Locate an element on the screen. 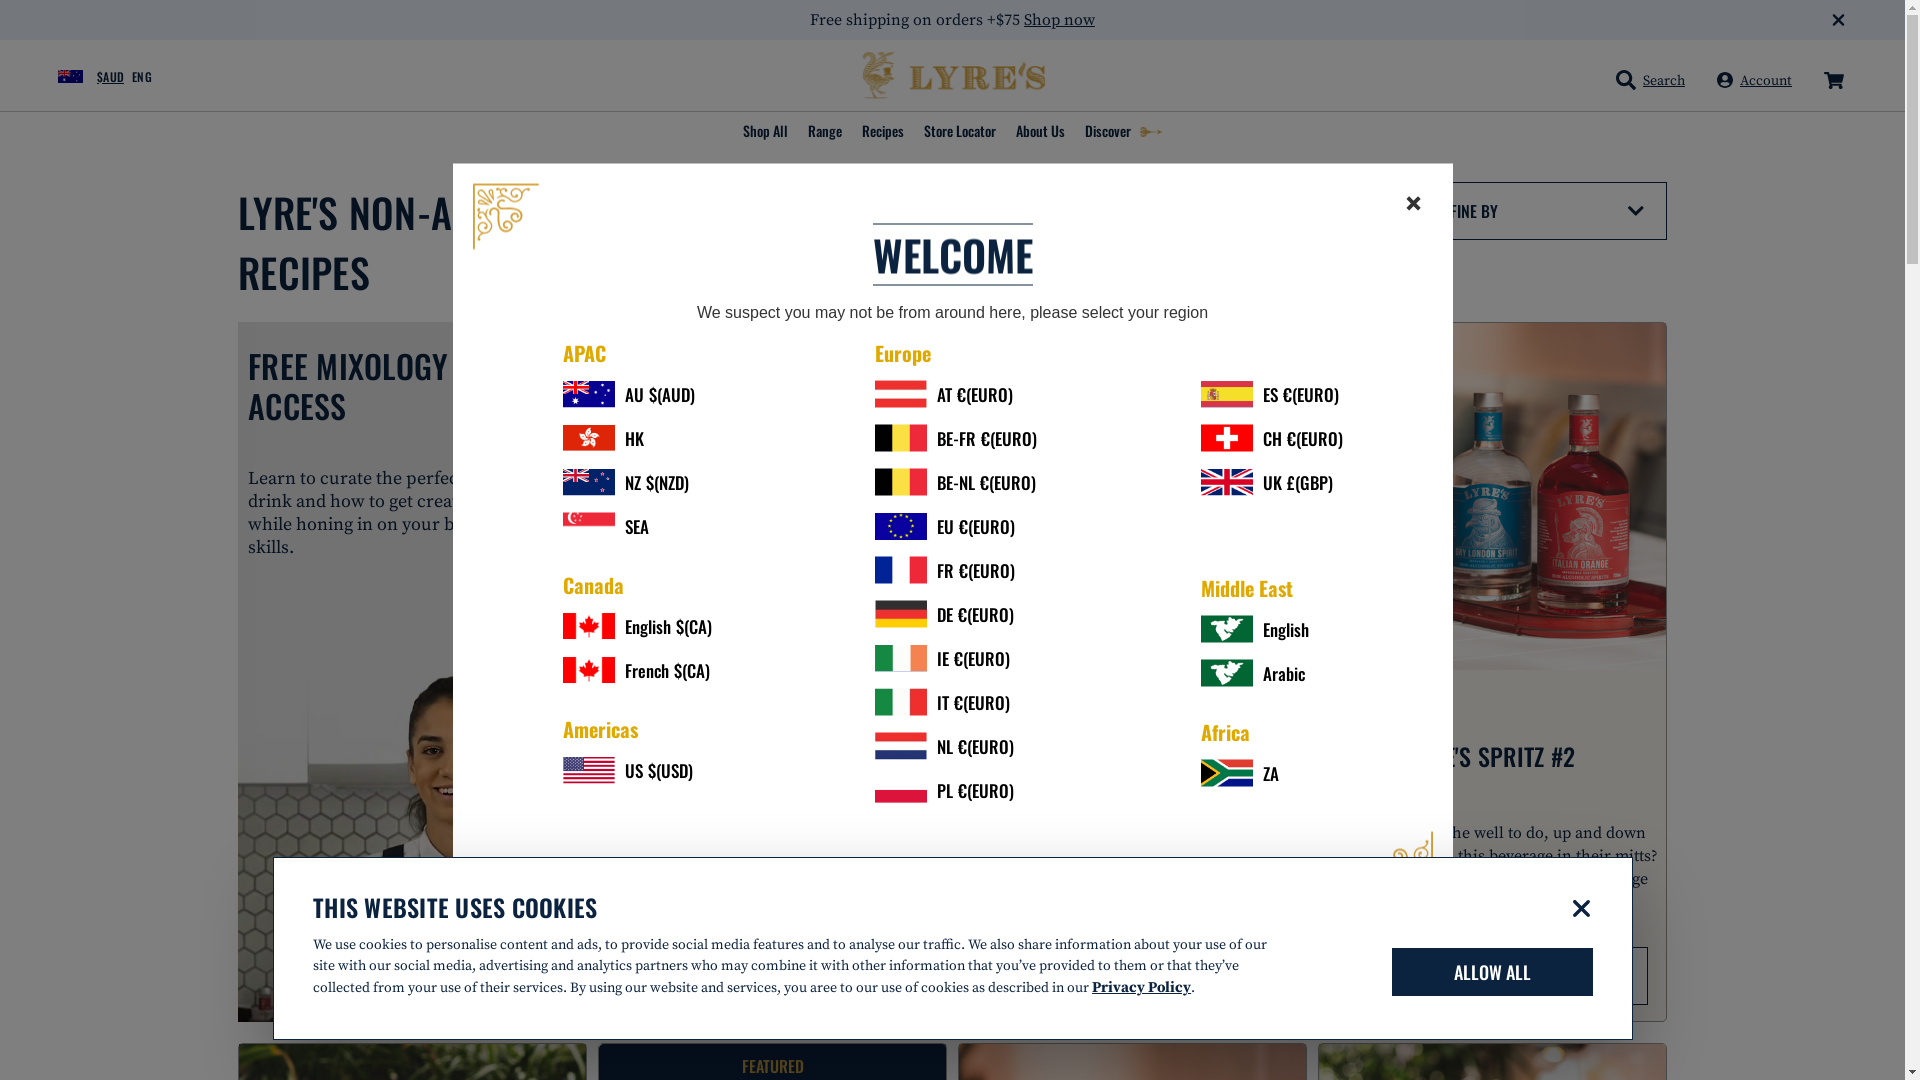 This screenshot has height=1080, width=1920. 'Recipes' is located at coordinates (882, 131).